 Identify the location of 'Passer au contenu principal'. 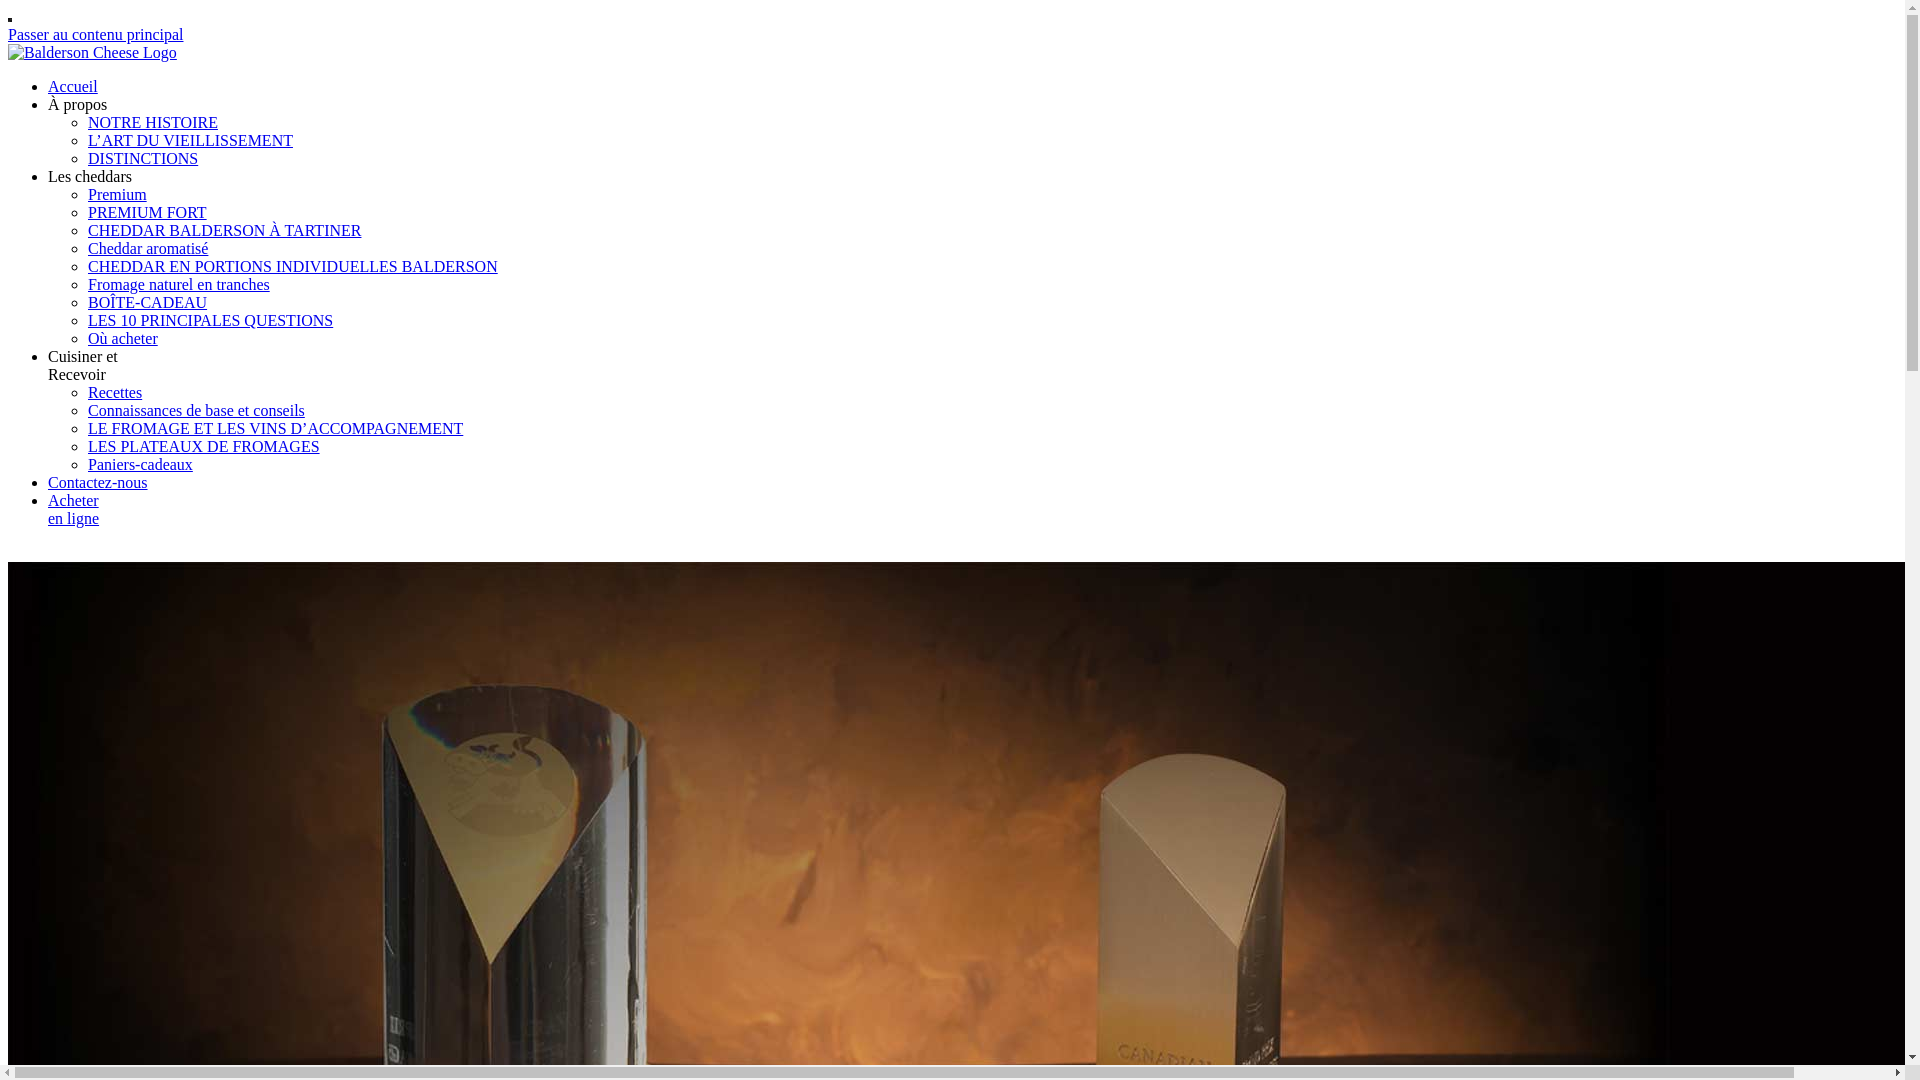
(8, 34).